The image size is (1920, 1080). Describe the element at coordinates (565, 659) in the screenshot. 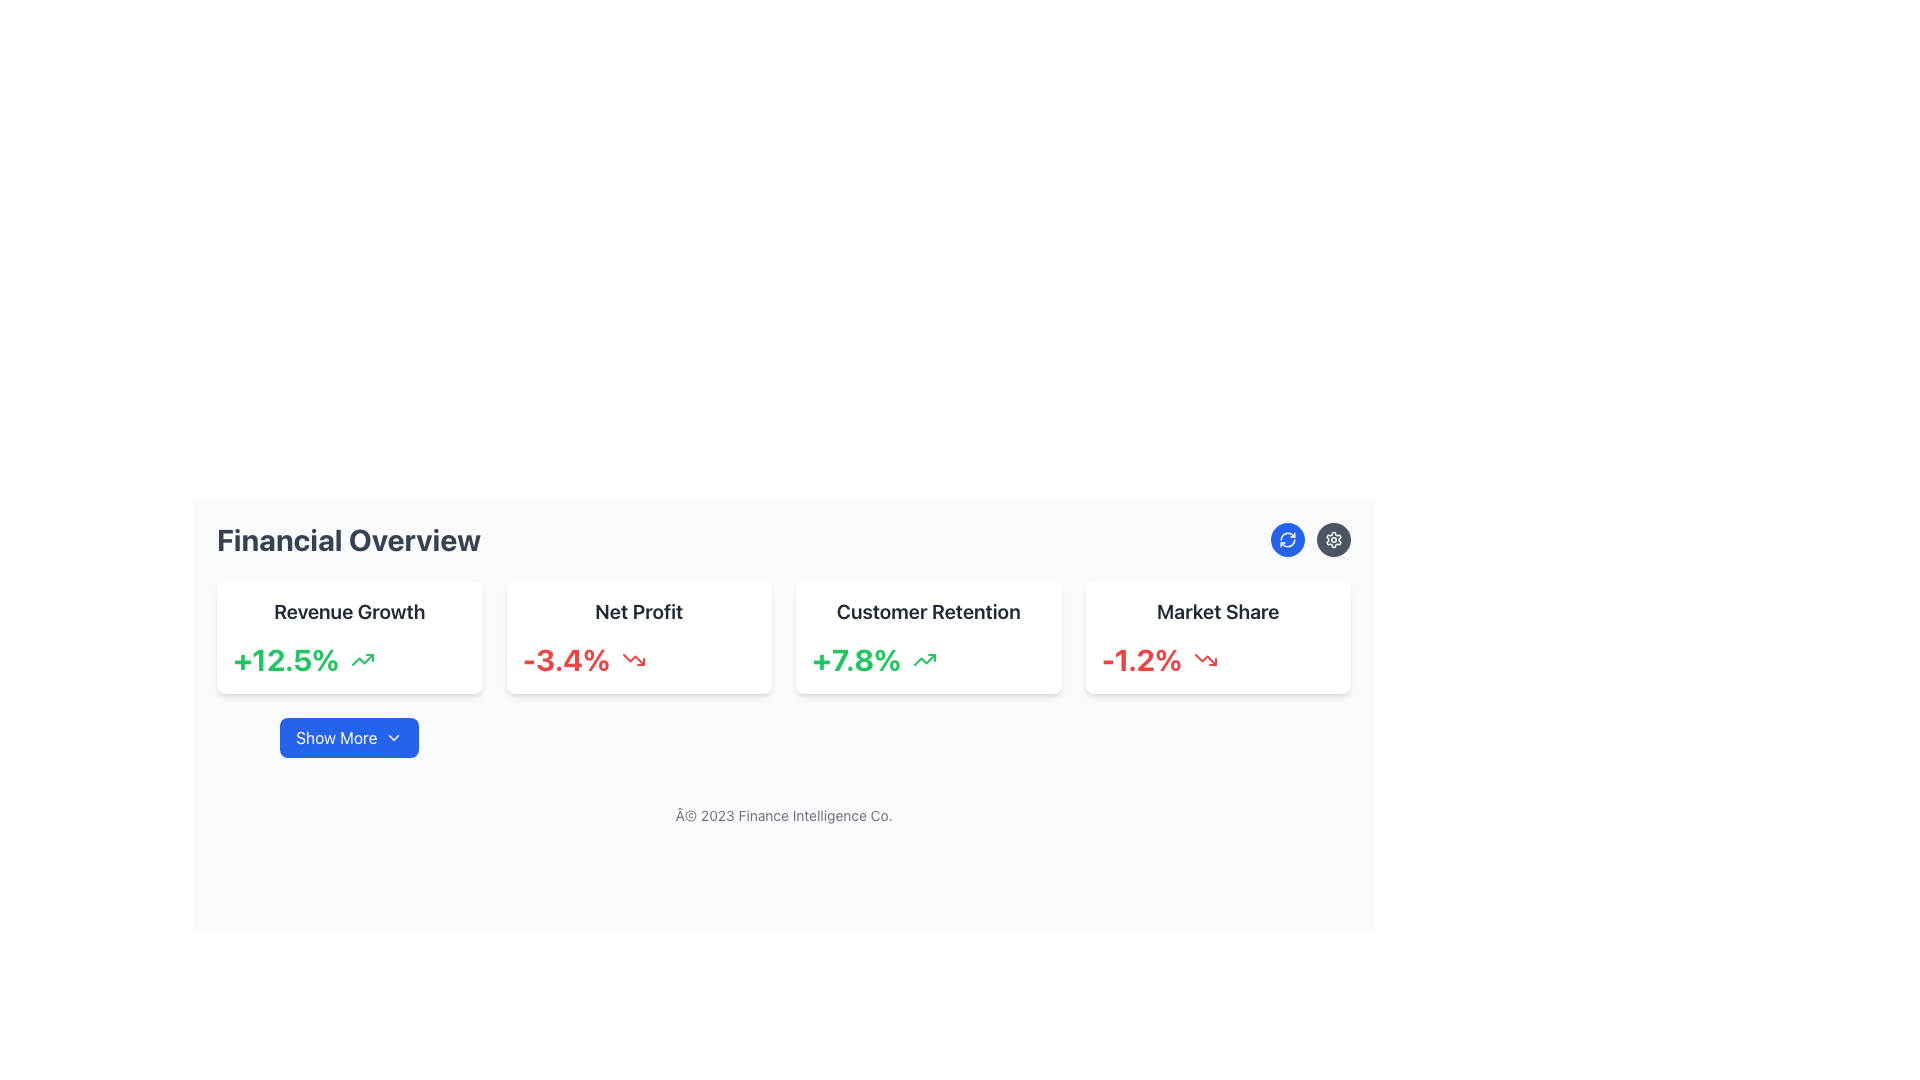

I see `the 'Net Profit' text element which indicates a decrease in red color, positioned between 'Revenue Growth' and 'Customer Retention'` at that location.